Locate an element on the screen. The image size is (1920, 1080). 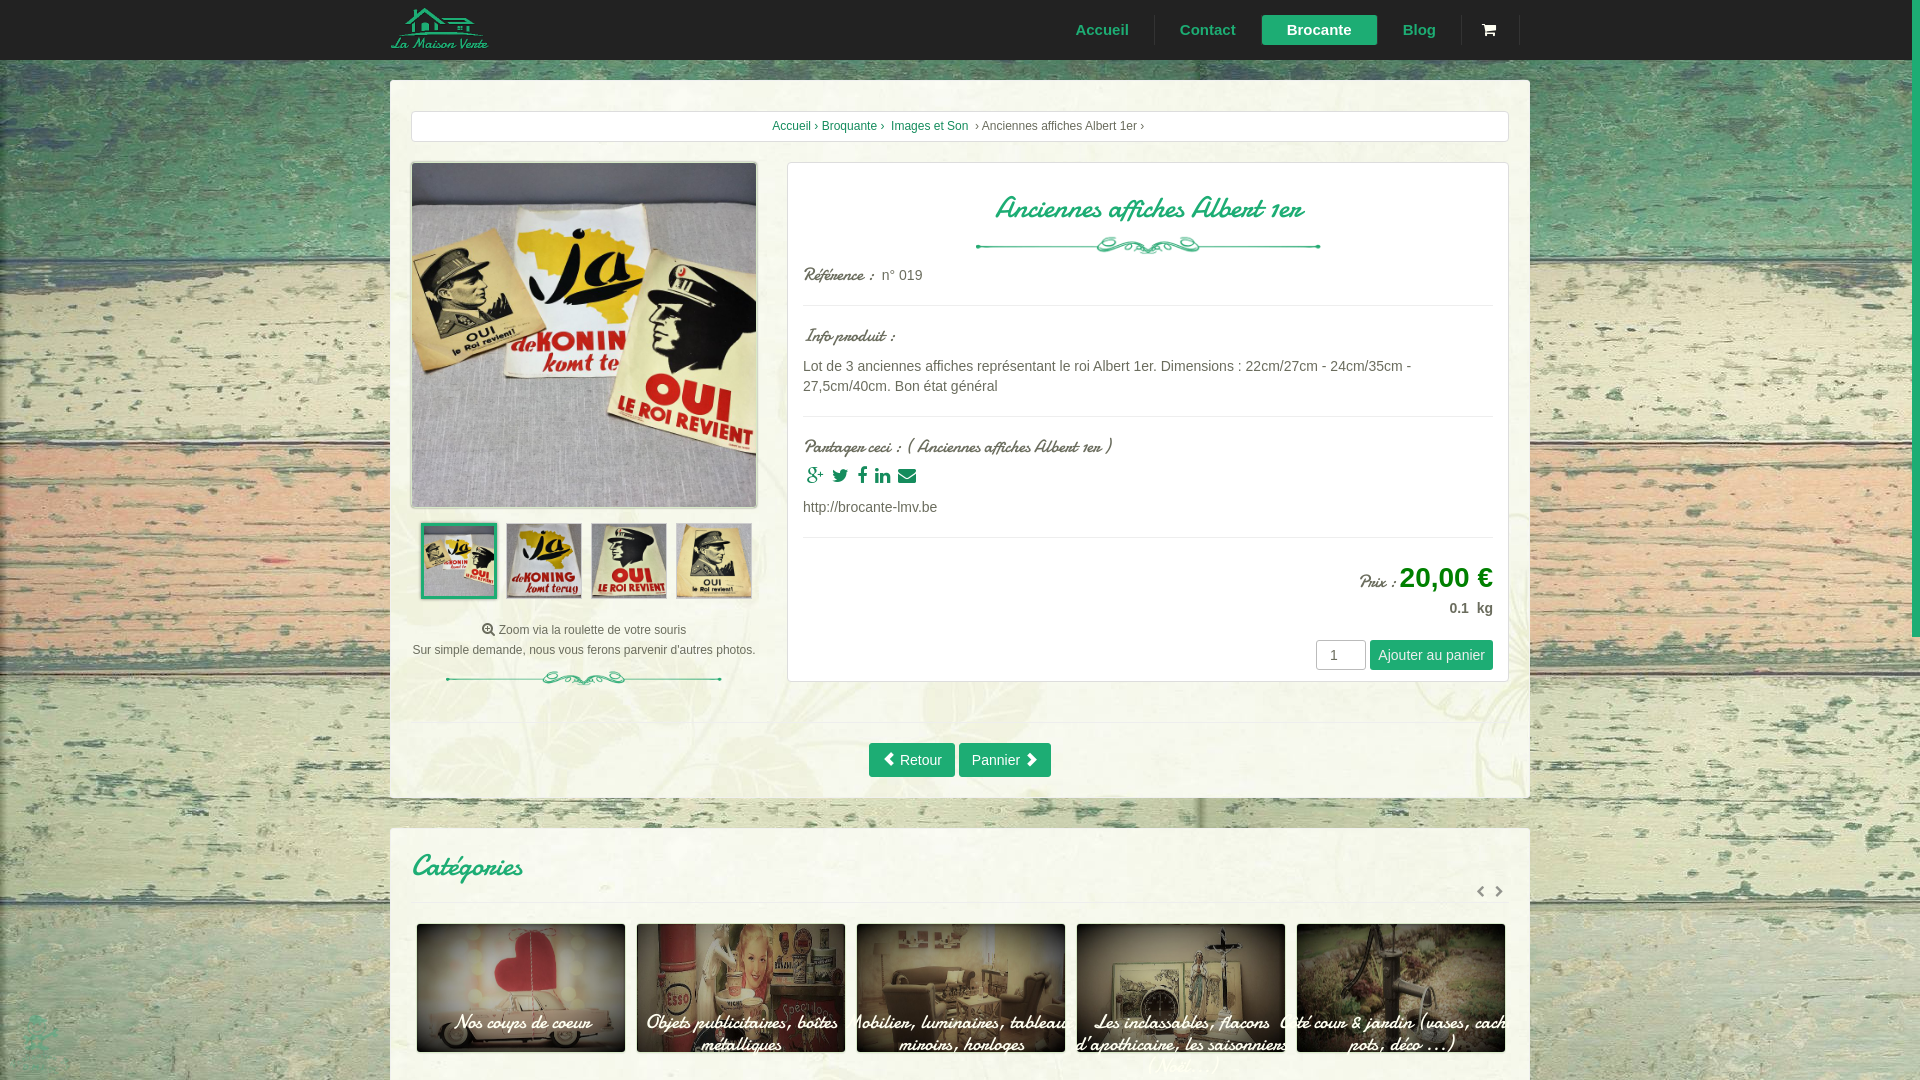
'Blog' is located at coordinates (1419, 30).